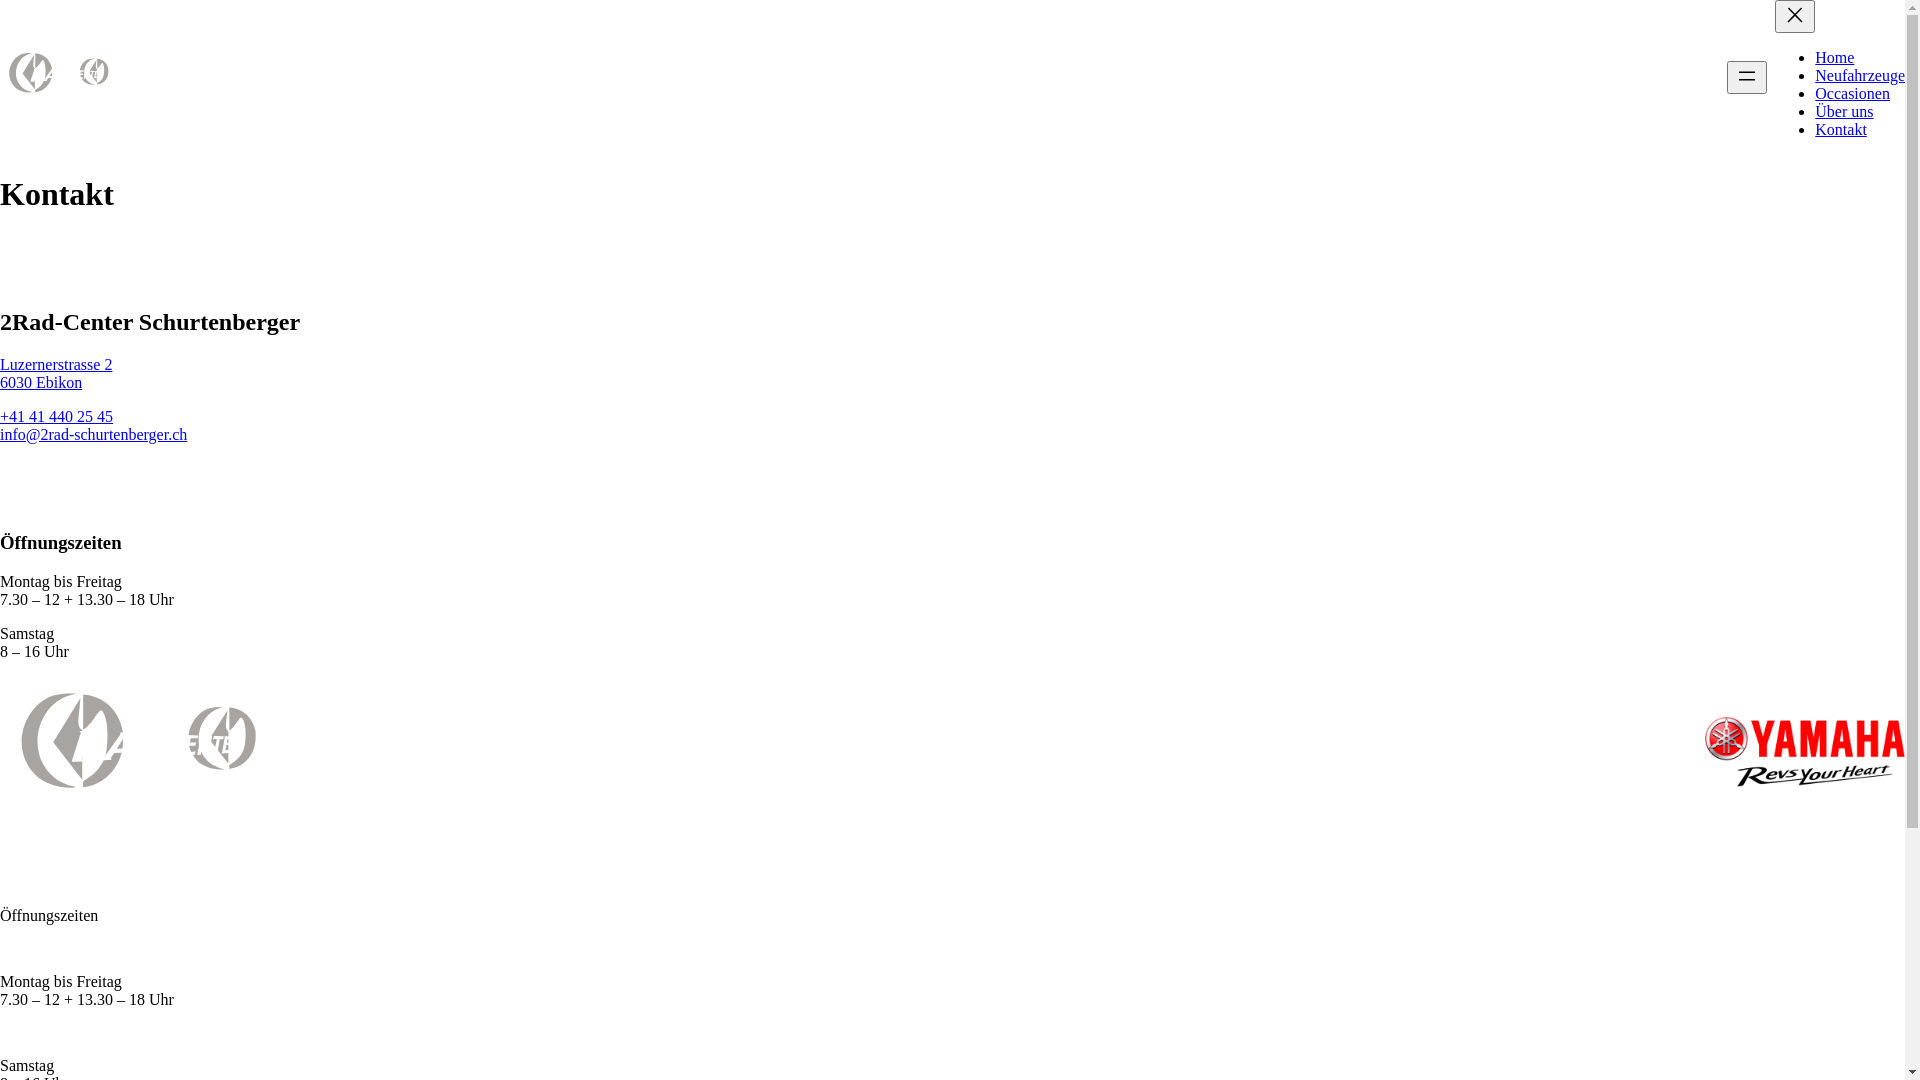  I want to click on 'info@2rad-schurtenberger.ch', so click(0, 433).